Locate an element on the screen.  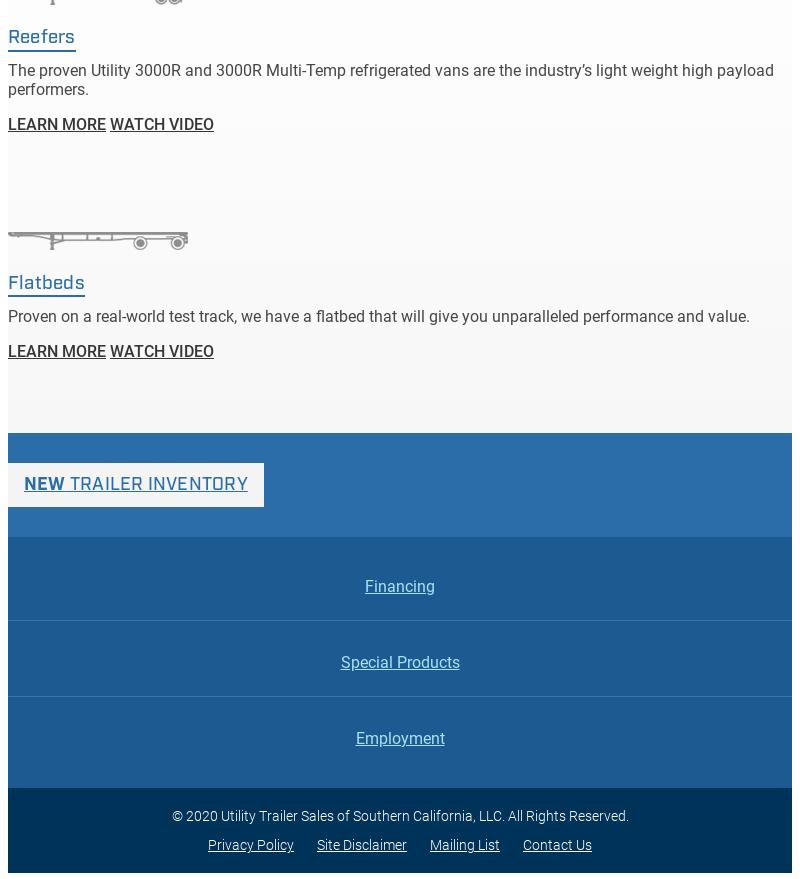
'Mailing List' is located at coordinates (464, 844).